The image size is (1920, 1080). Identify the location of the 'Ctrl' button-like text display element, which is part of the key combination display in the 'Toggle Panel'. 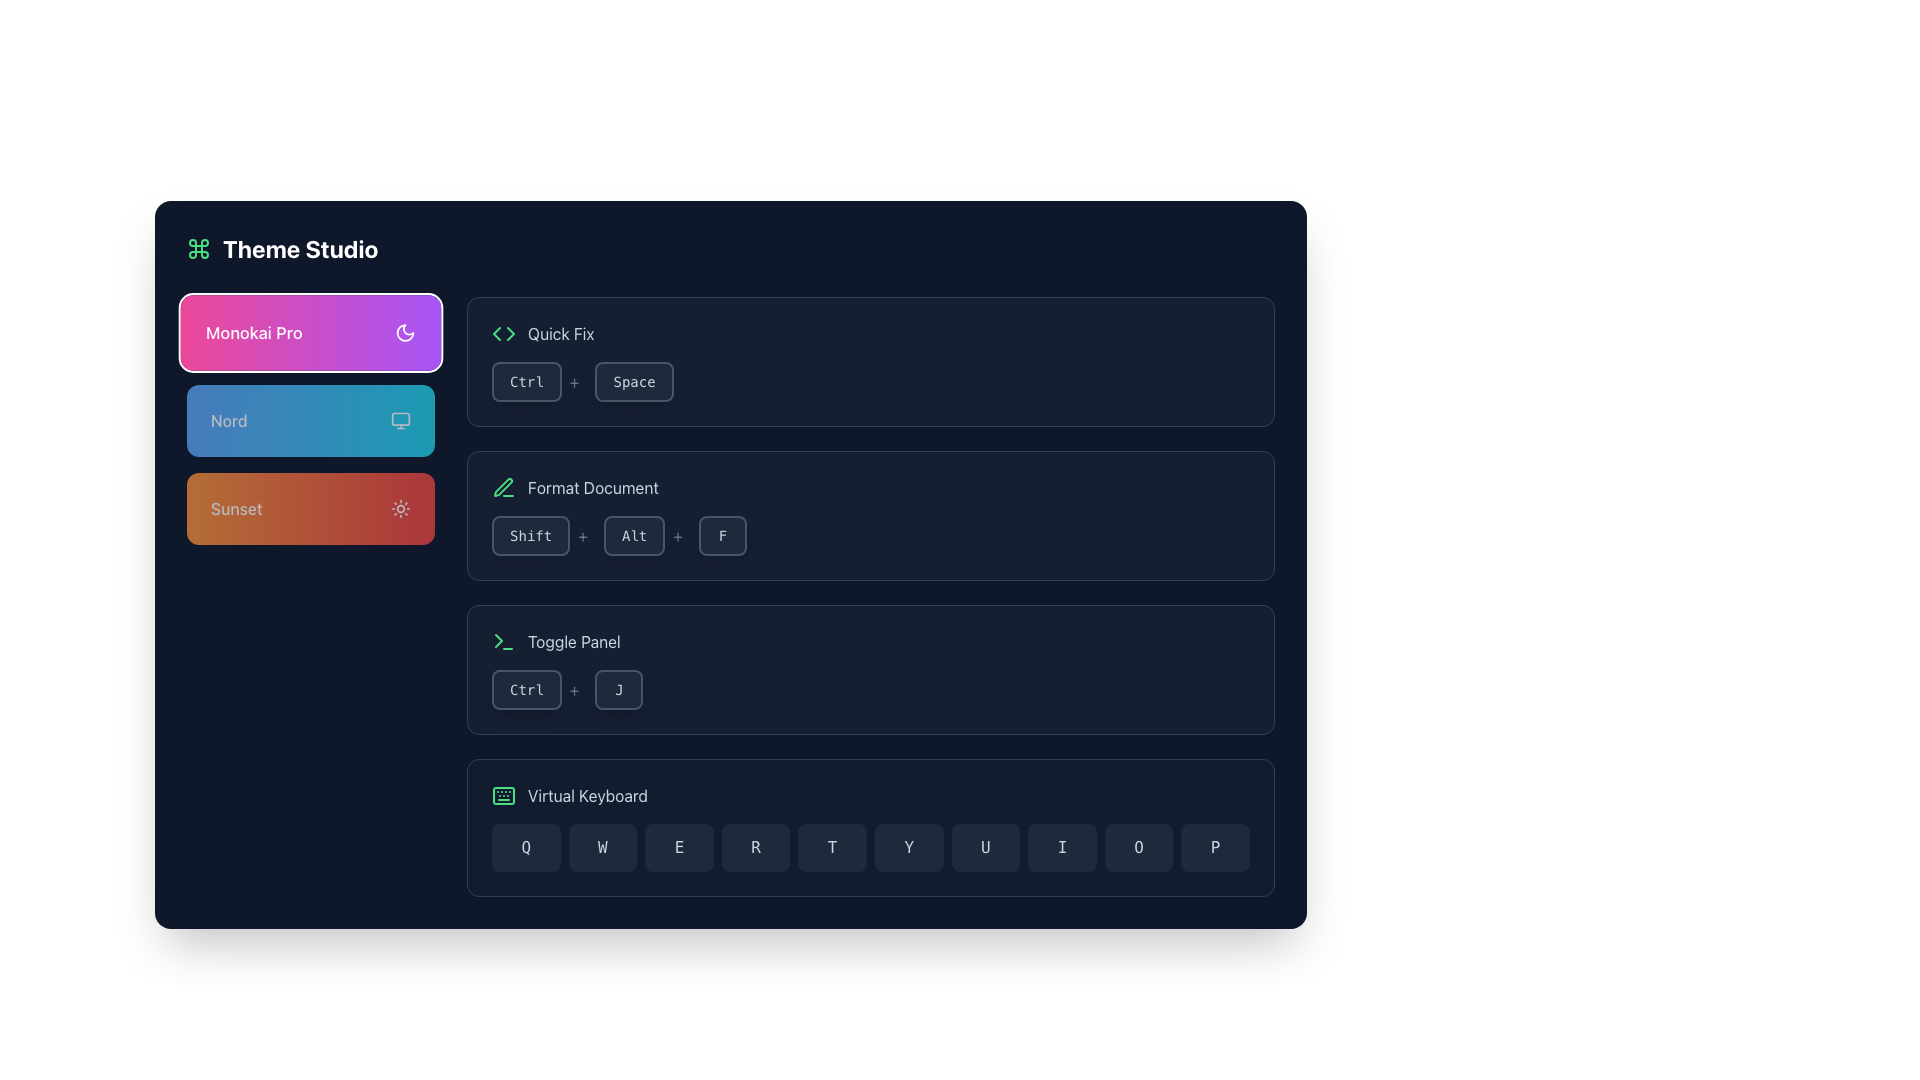
(526, 689).